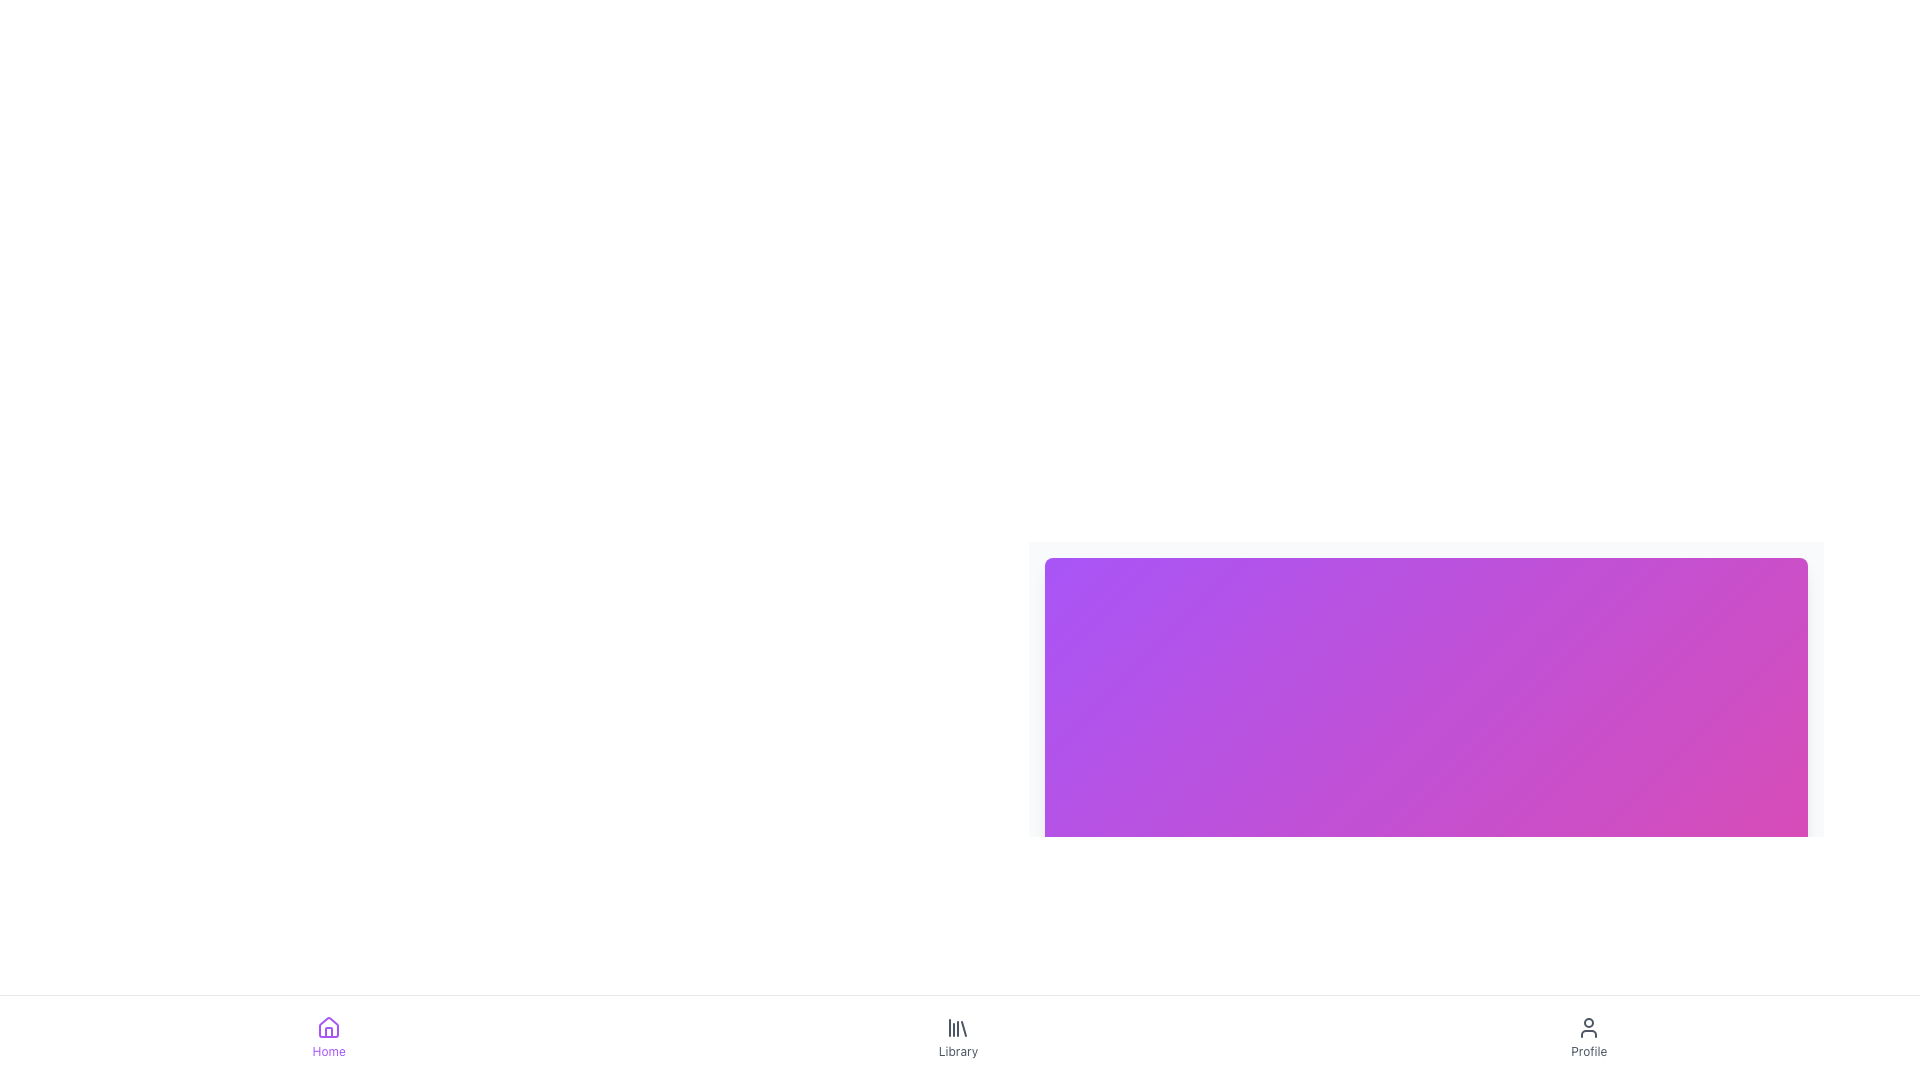 The width and height of the screenshot is (1920, 1080). I want to click on the 'Home' button in the bottom navigation menu, which features a purple house icon and is positioned on the leftmost side, so click(329, 1036).